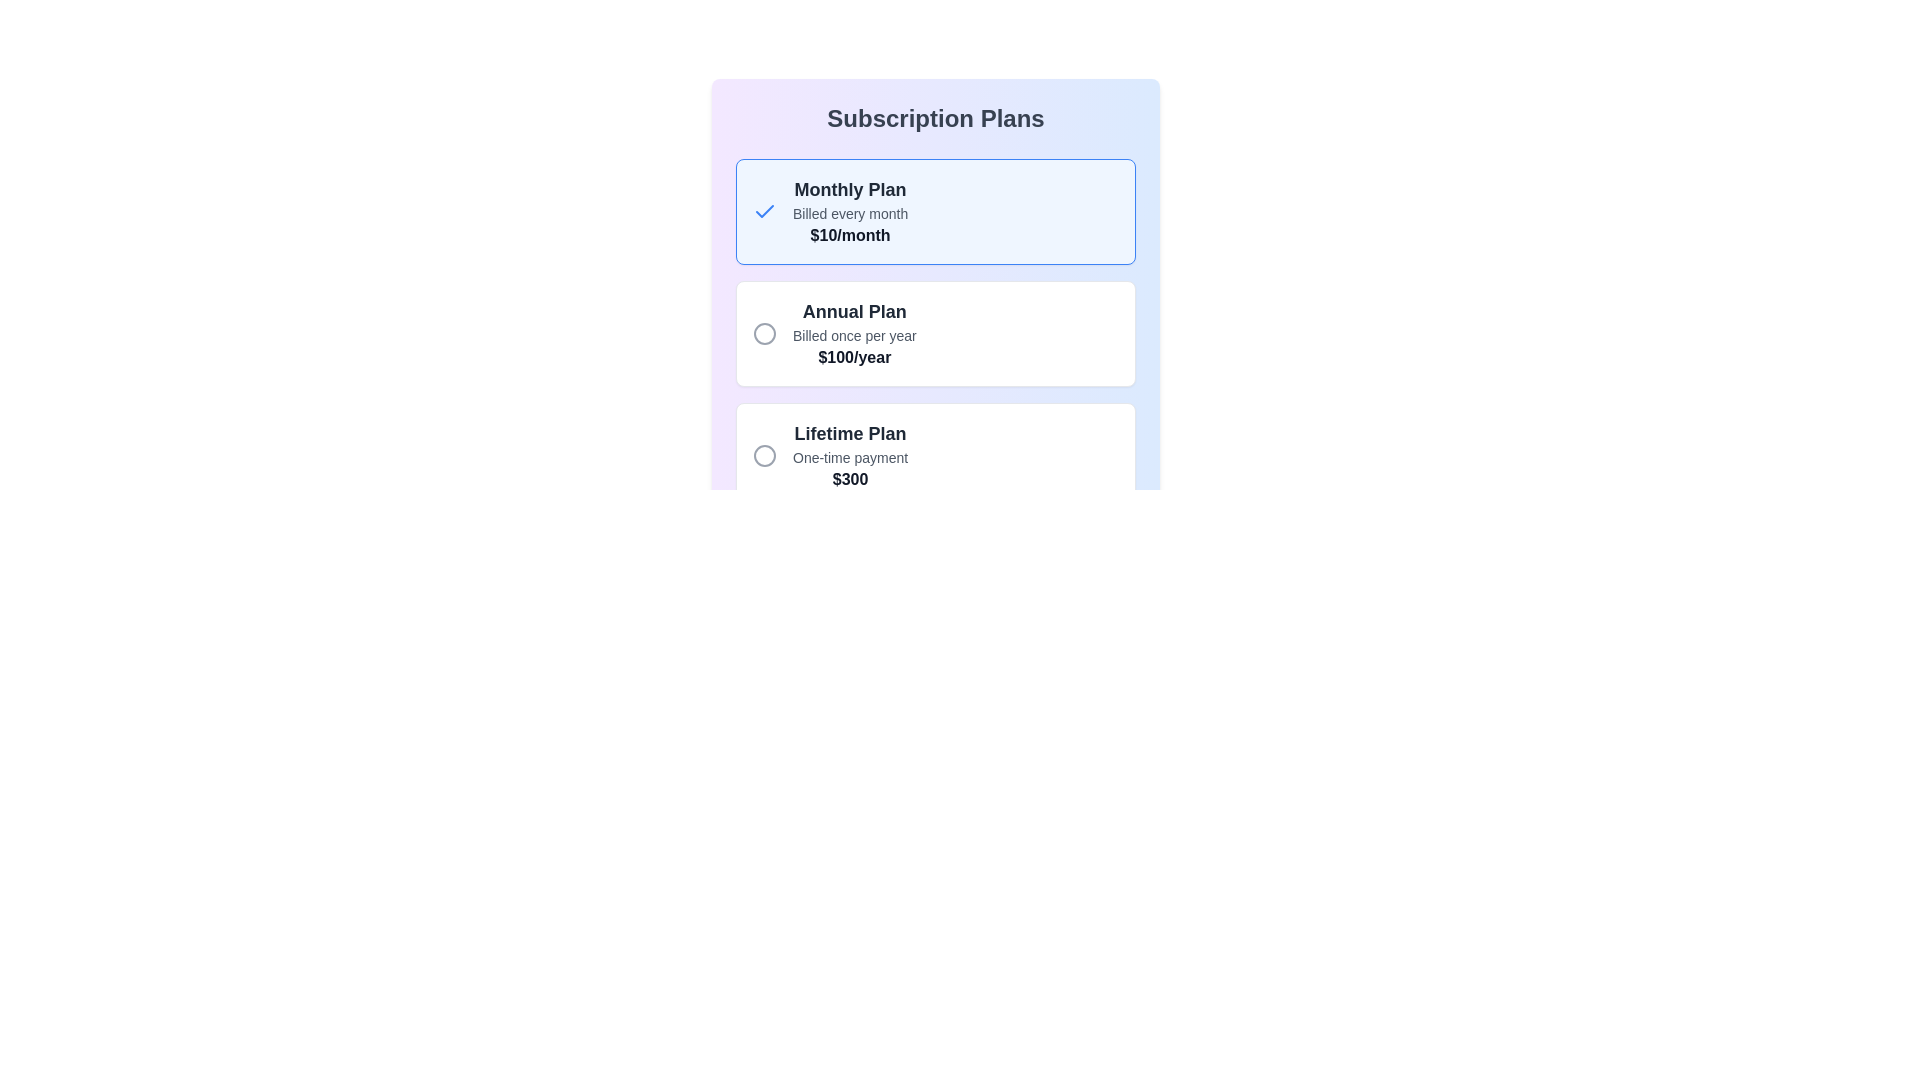  Describe the element at coordinates (850, 234) in the screenshot. I see `the bold text display showing '$10/month' located under the 'Monthly Plan' section, which has a larger font size and is formatted in black` at that location.